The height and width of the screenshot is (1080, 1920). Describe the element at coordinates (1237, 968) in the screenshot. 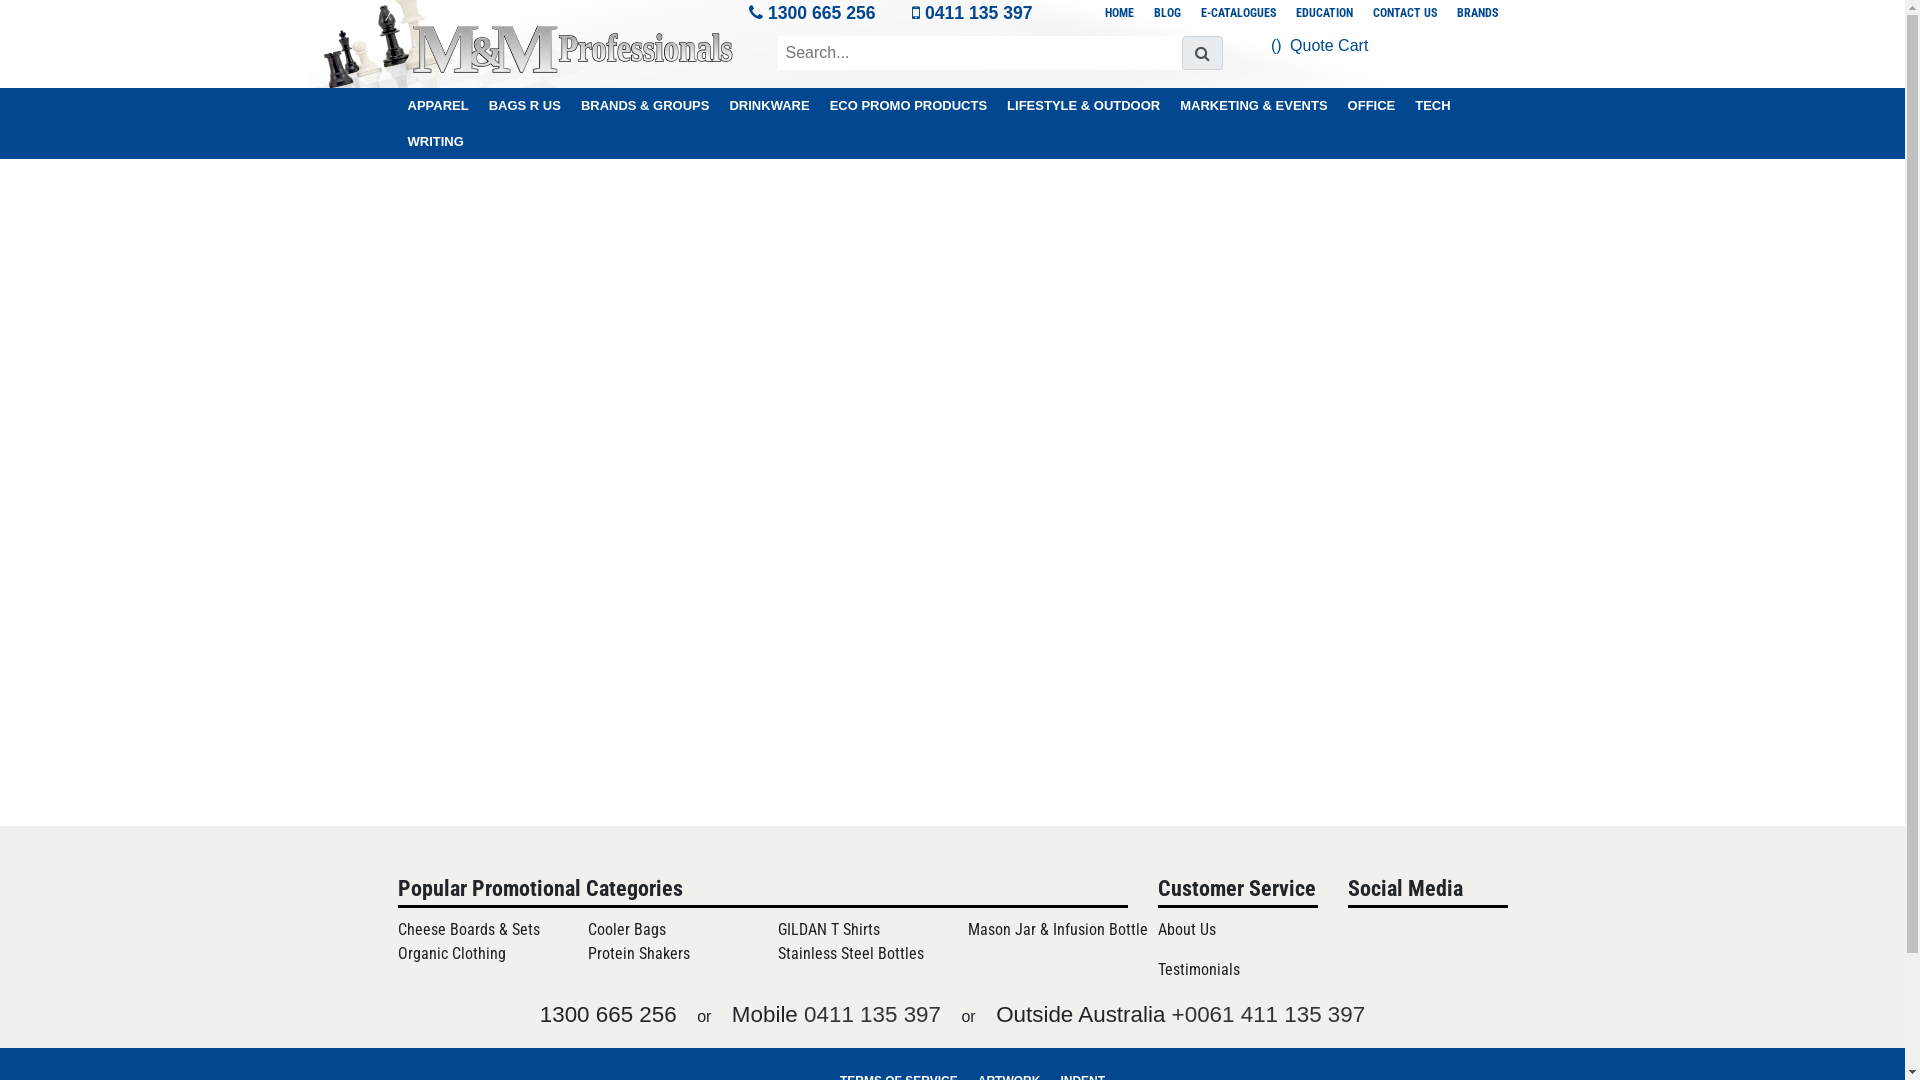

I see `'Testimonials'` at that location.